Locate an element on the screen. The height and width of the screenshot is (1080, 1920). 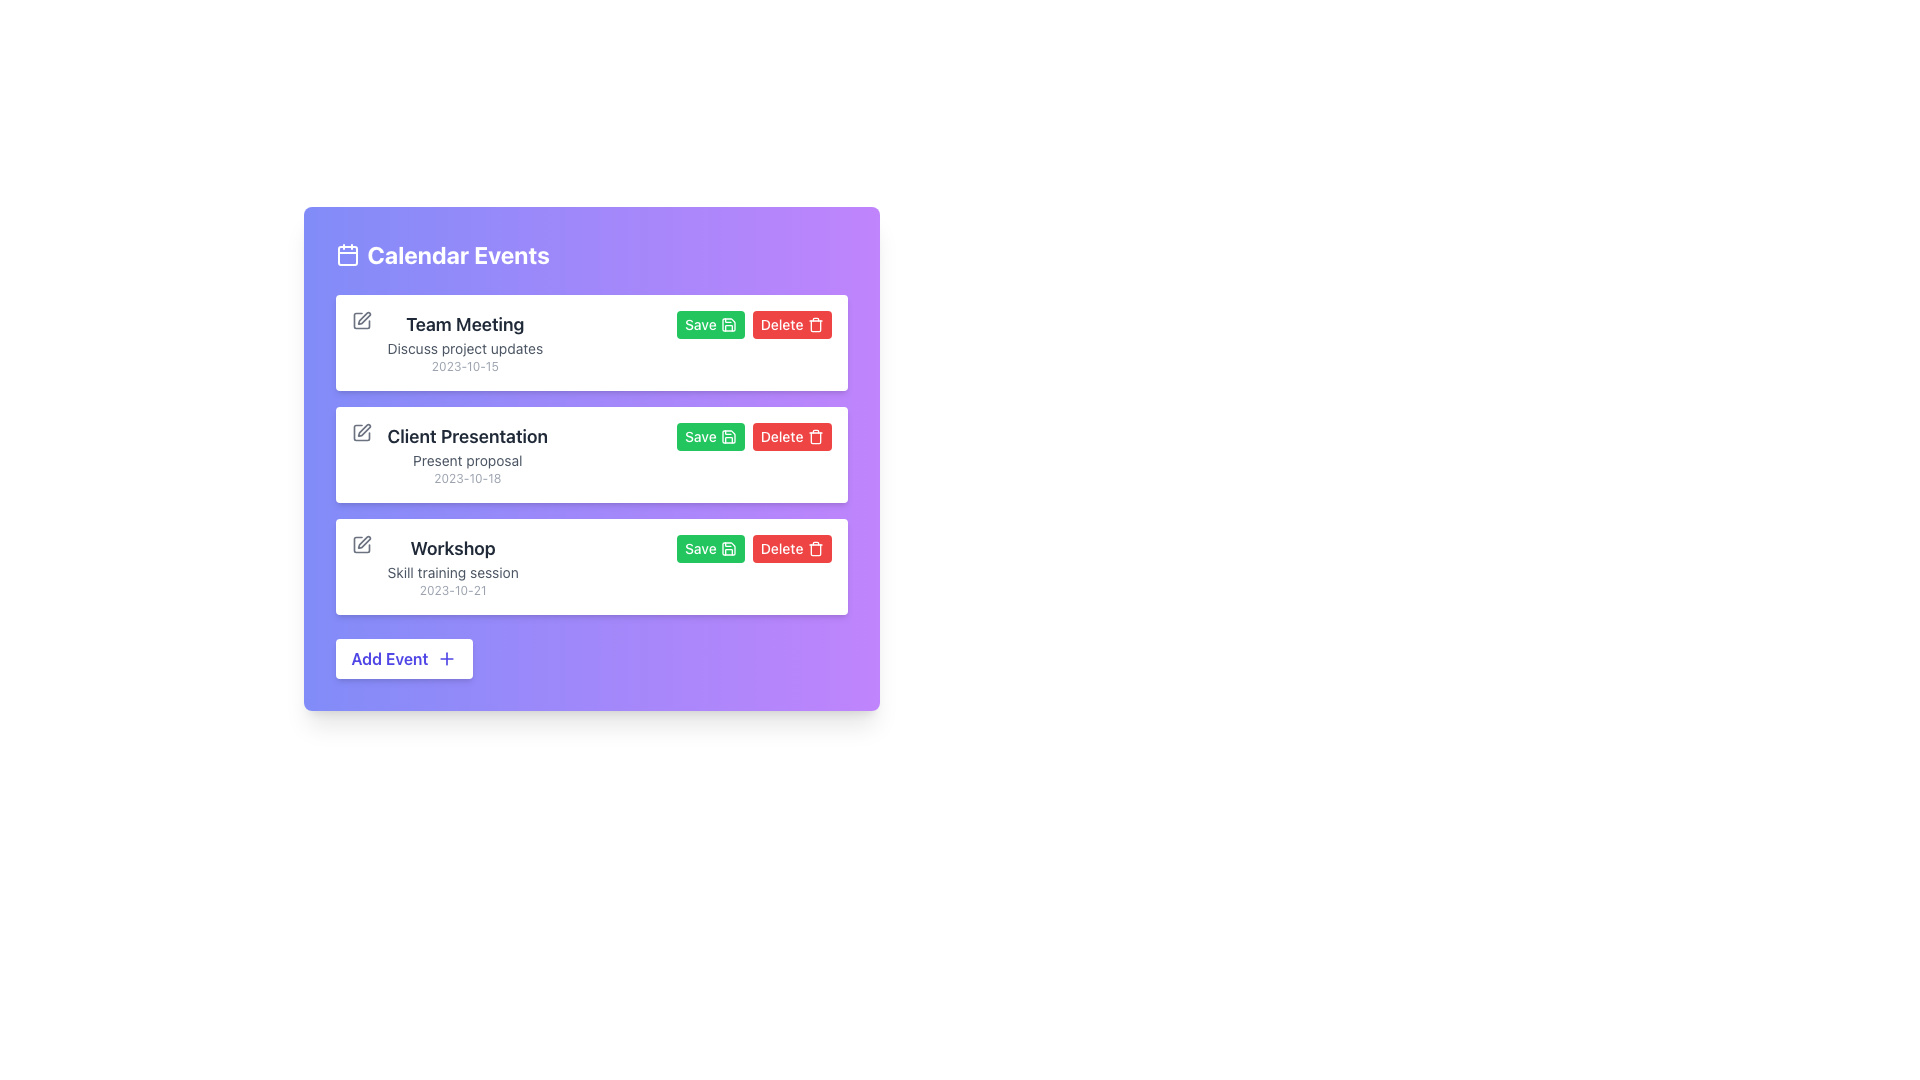
the 'Delete' button with a red background and white text, labeled with a trash can icon is located at coordinates (791, 548).